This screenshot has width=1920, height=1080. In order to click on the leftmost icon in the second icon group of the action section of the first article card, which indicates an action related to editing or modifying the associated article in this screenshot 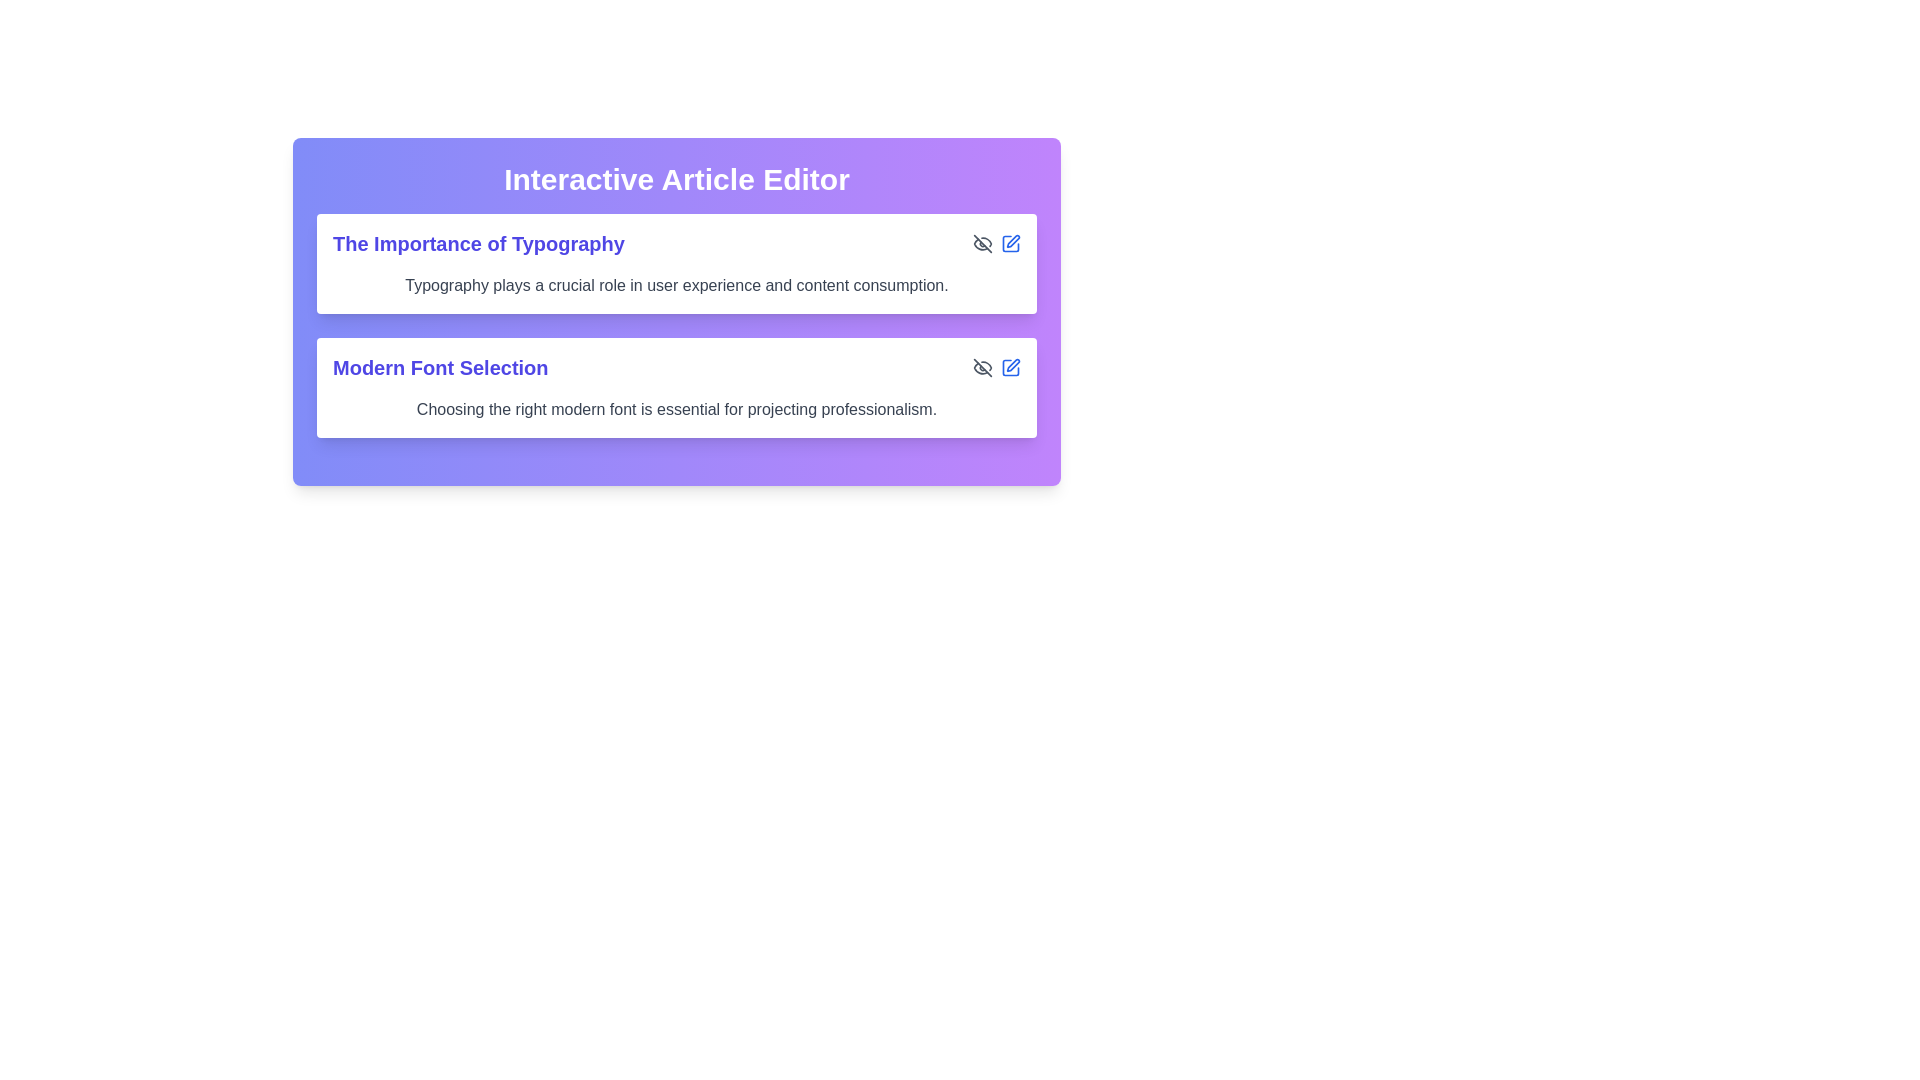, I will do `click(1011, 242)`.